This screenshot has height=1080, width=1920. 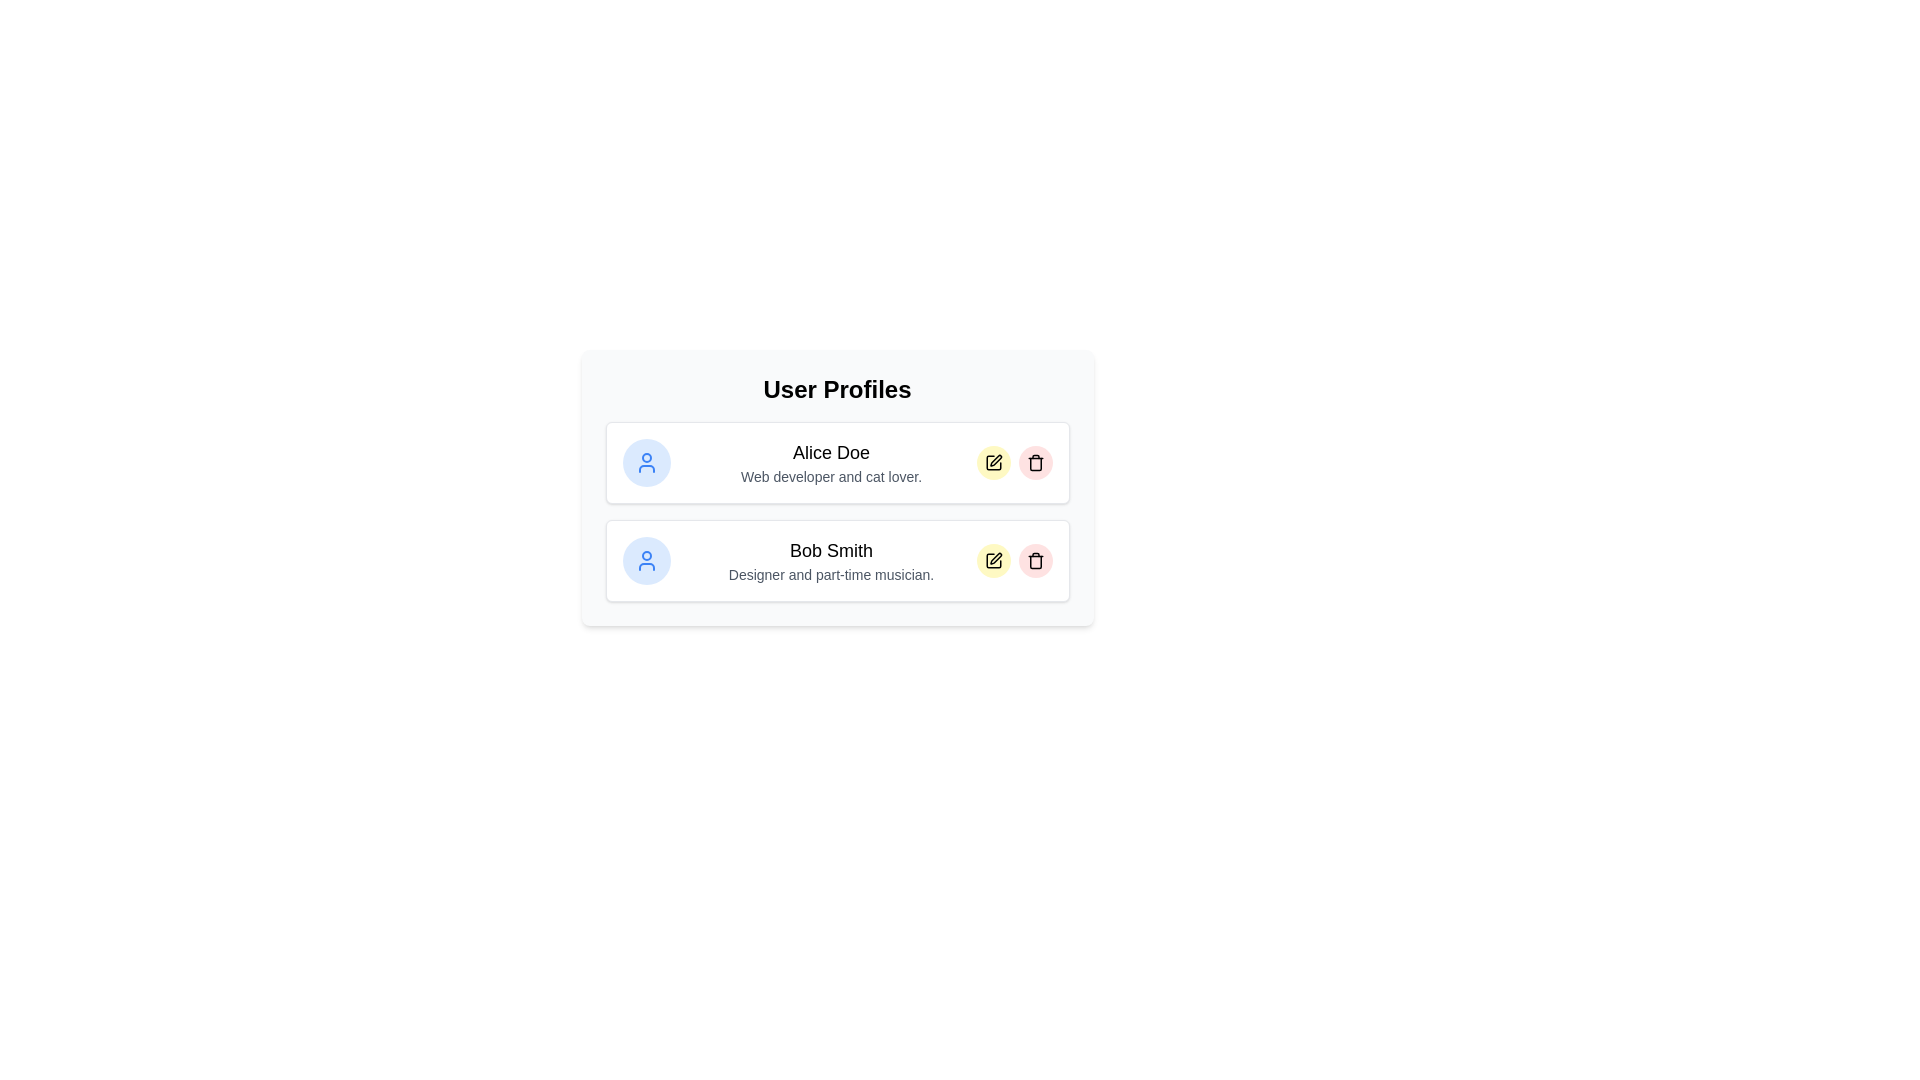 What do you see at coordinates (837, 560) in the screenshot?
I see `the profile card to view details of Bob Smith` at bounding box center [837, 560].